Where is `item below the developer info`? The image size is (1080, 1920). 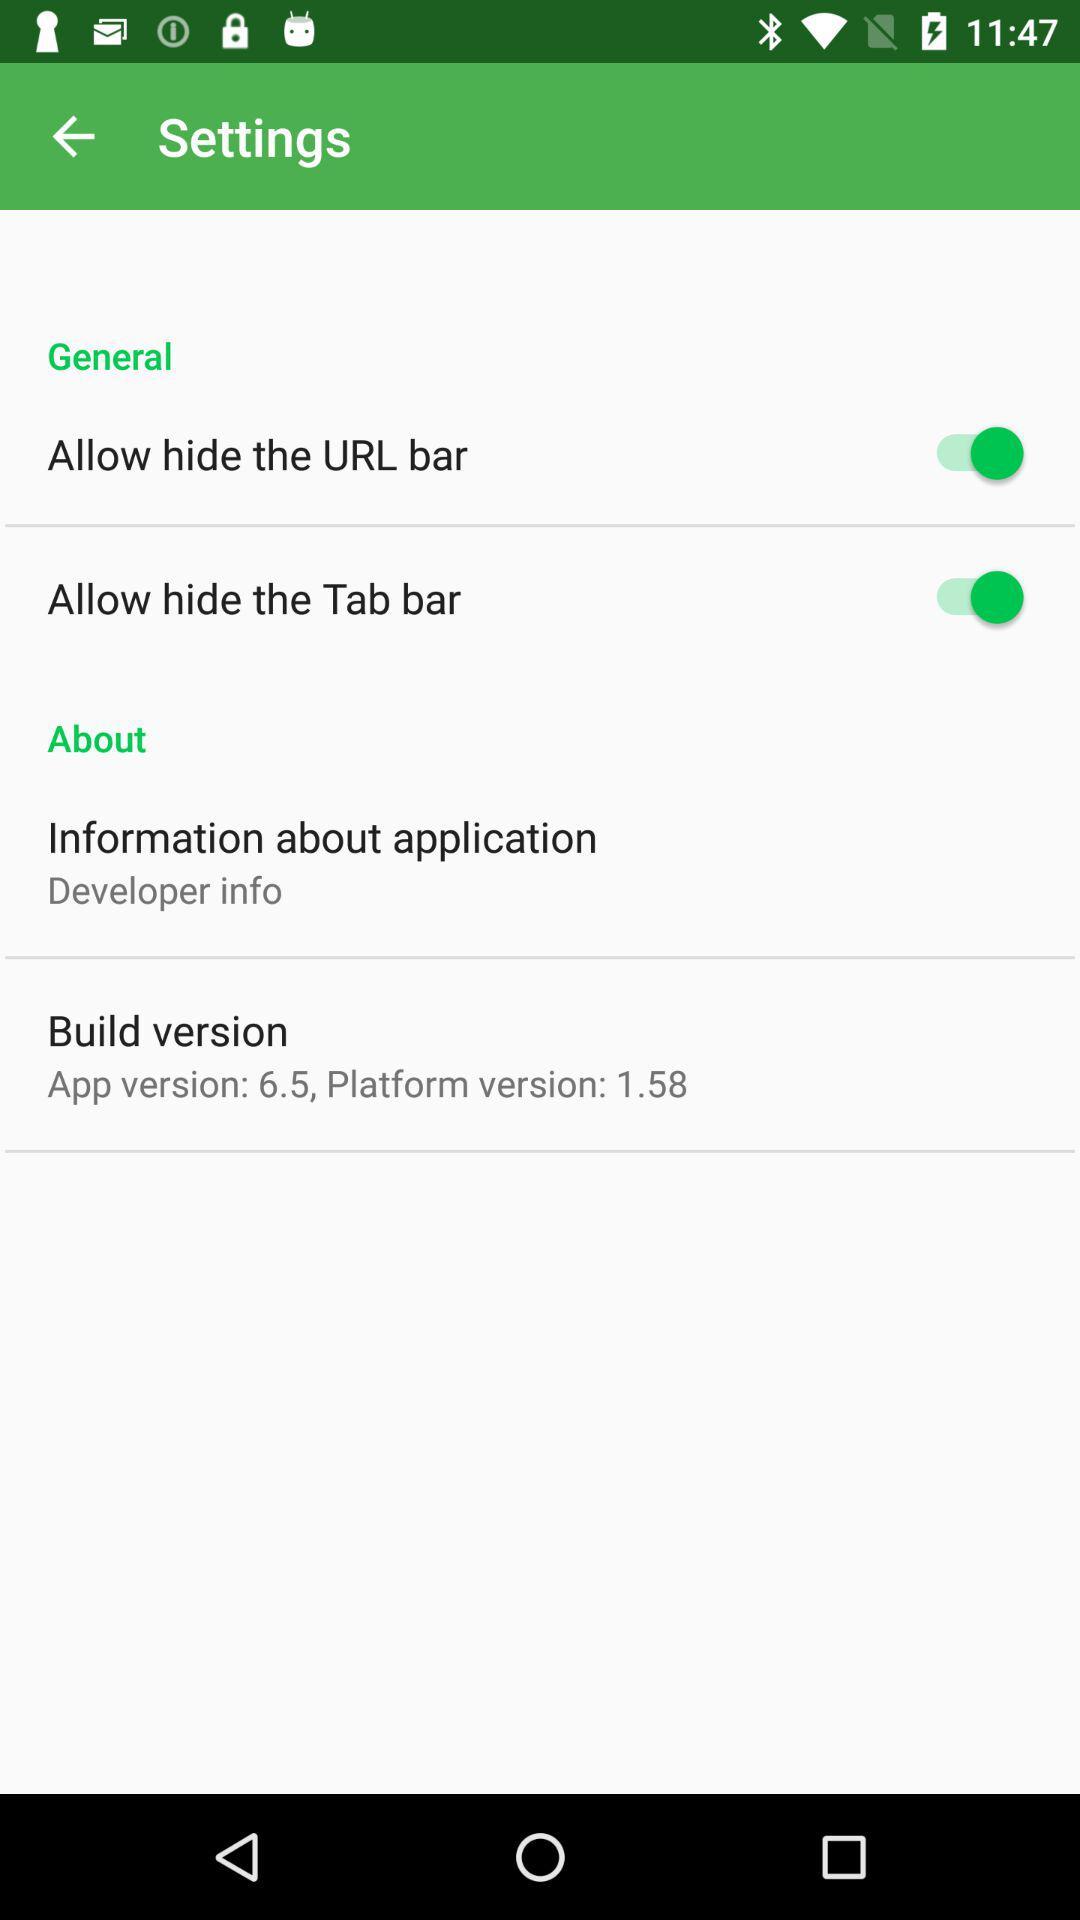
item below the developer info is located at coordinates (167, 1029).